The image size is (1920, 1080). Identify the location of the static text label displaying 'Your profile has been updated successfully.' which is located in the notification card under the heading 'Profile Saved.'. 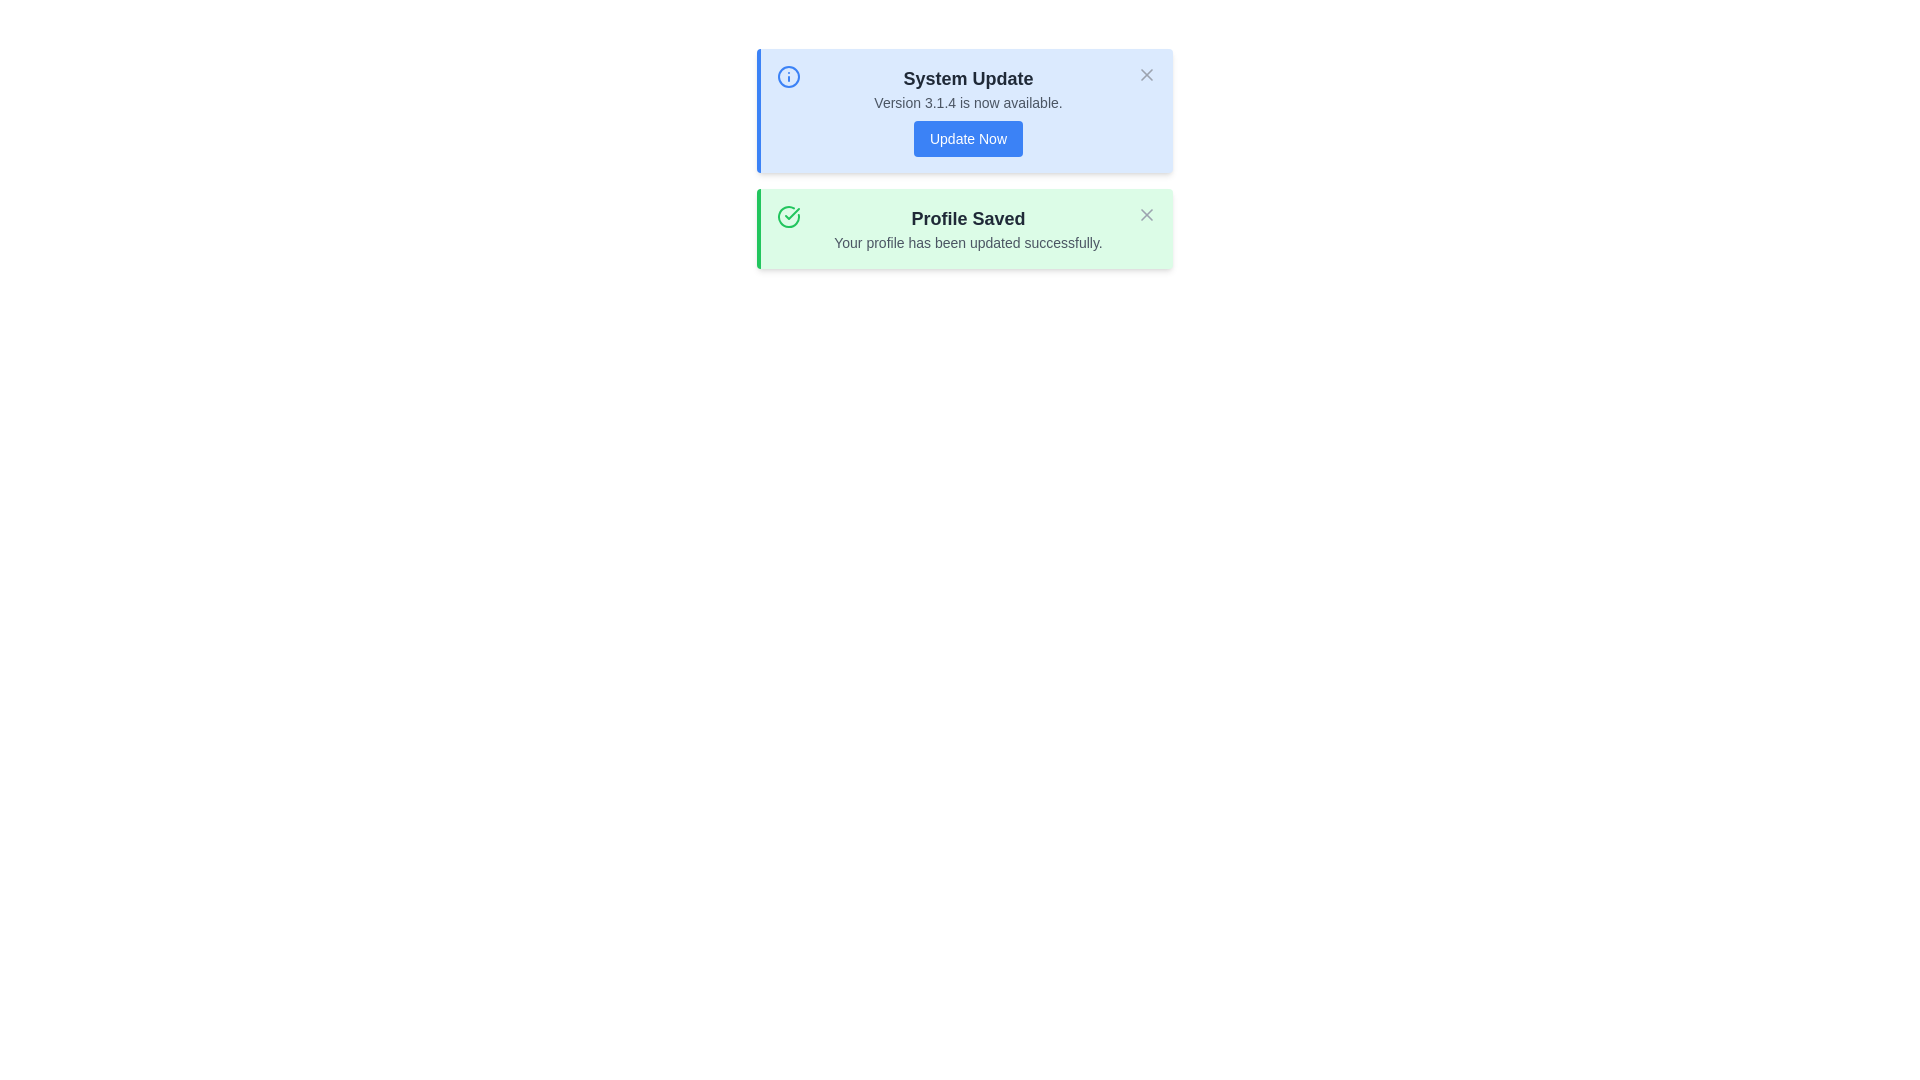
(968, 242).